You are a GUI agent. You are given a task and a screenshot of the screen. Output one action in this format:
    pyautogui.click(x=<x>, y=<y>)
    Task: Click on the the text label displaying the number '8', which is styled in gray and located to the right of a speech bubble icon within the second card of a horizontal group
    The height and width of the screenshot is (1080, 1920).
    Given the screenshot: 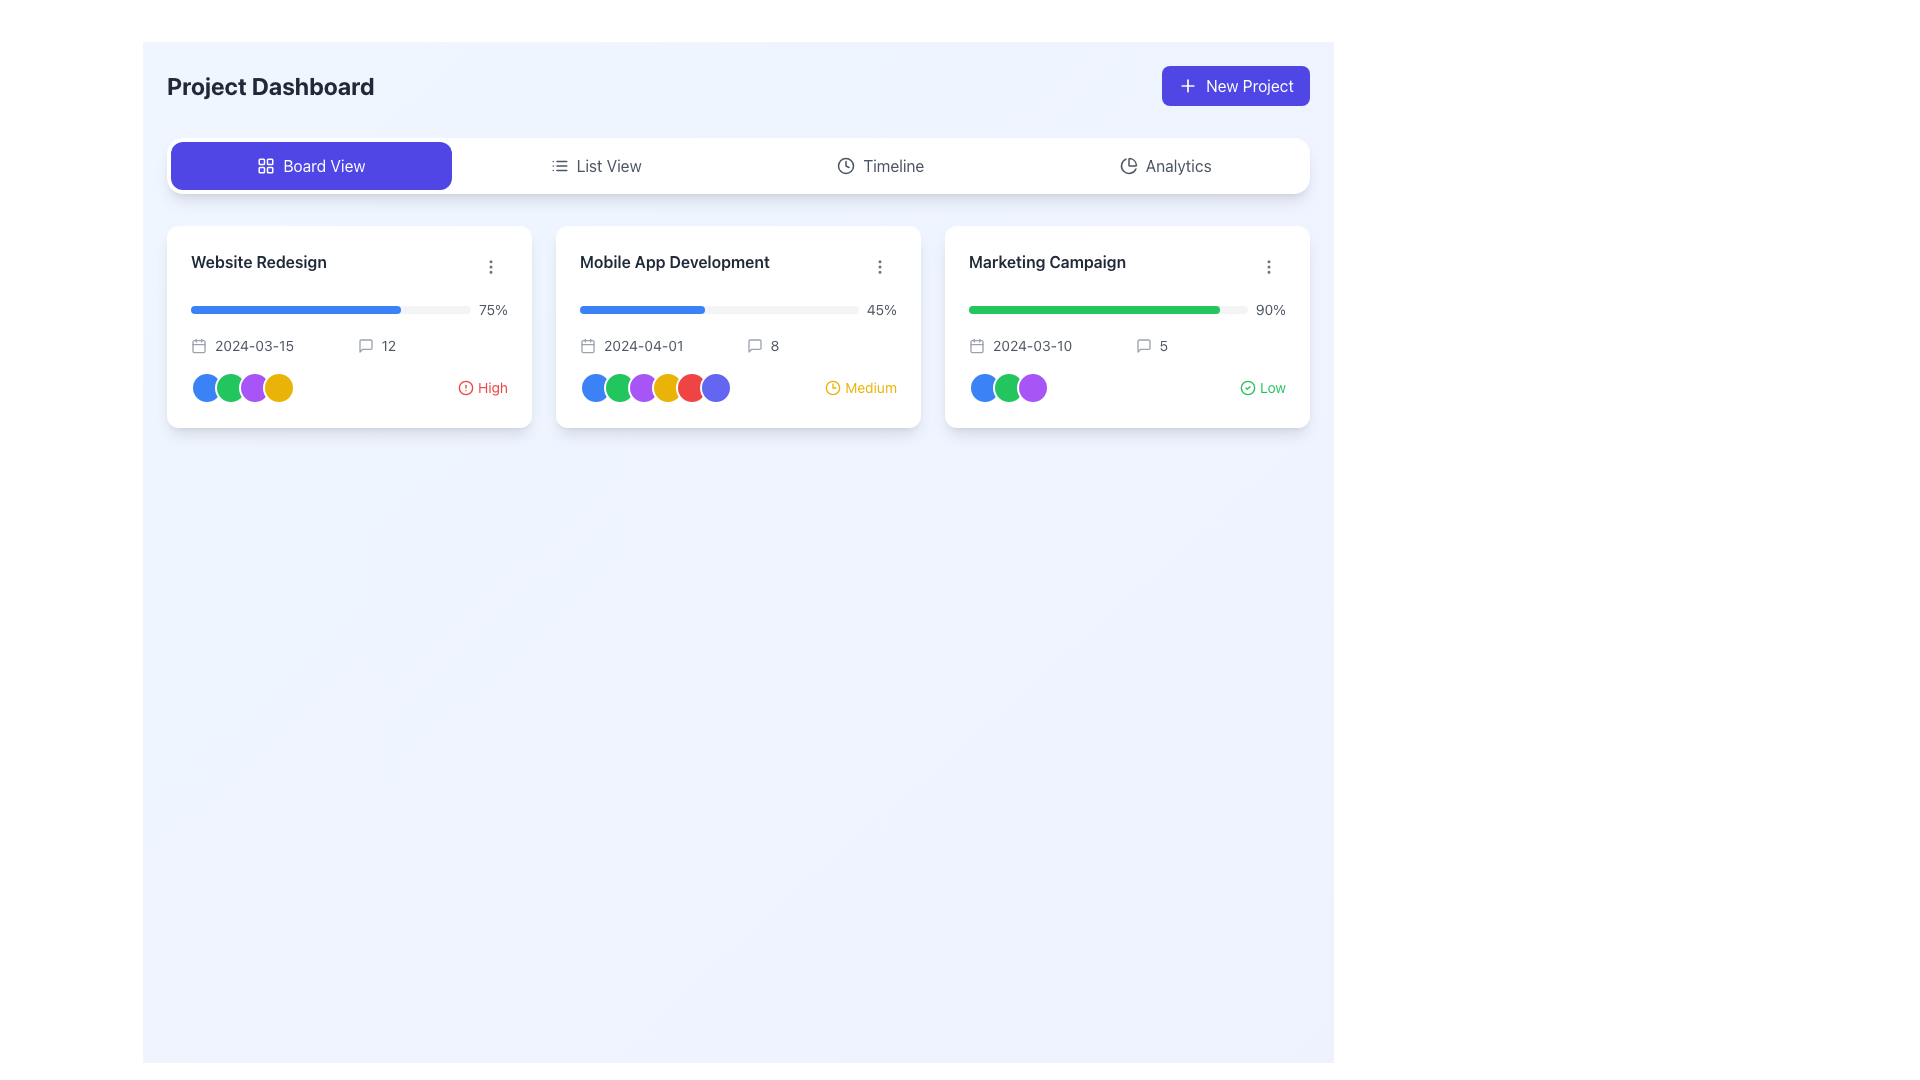 What is the action you would take?
    pyautogui.click(x=773, y=345)
    